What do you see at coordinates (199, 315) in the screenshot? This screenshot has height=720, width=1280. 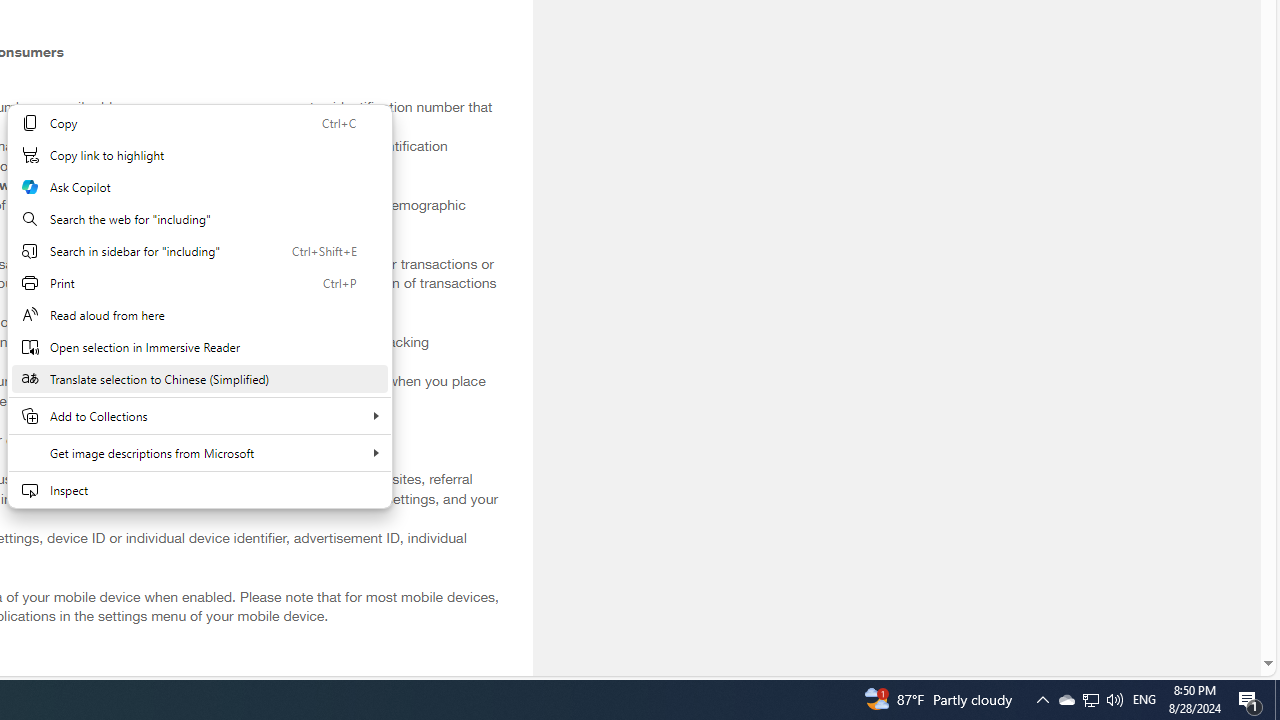 I see `'Read aloud from here'` at bounding box center [199, 315].